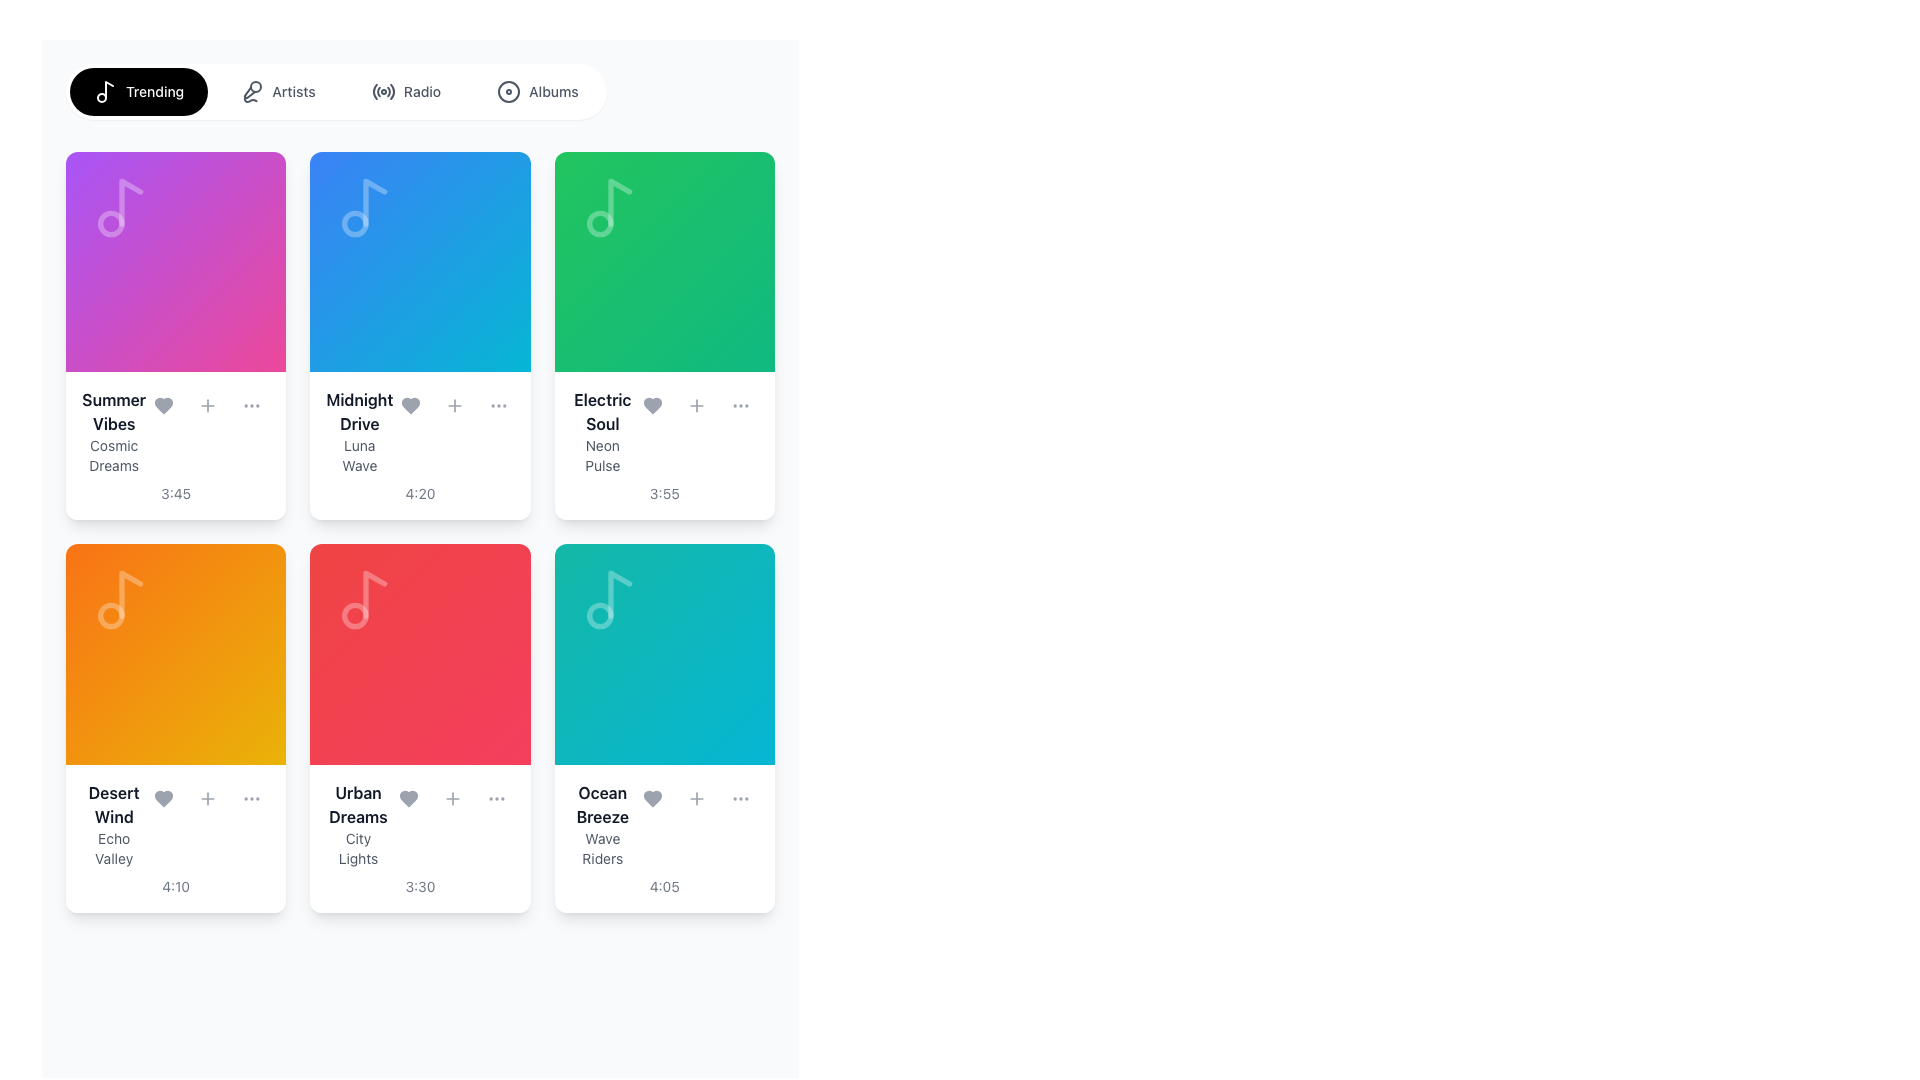 Image resolution: width=1920 pixels, height=1080 pixels. I want to click on the heart-shaped gray interactive icon located in the action button group of the 'Electric Soul' card by 'Neon Pulse', so click(652, 405).